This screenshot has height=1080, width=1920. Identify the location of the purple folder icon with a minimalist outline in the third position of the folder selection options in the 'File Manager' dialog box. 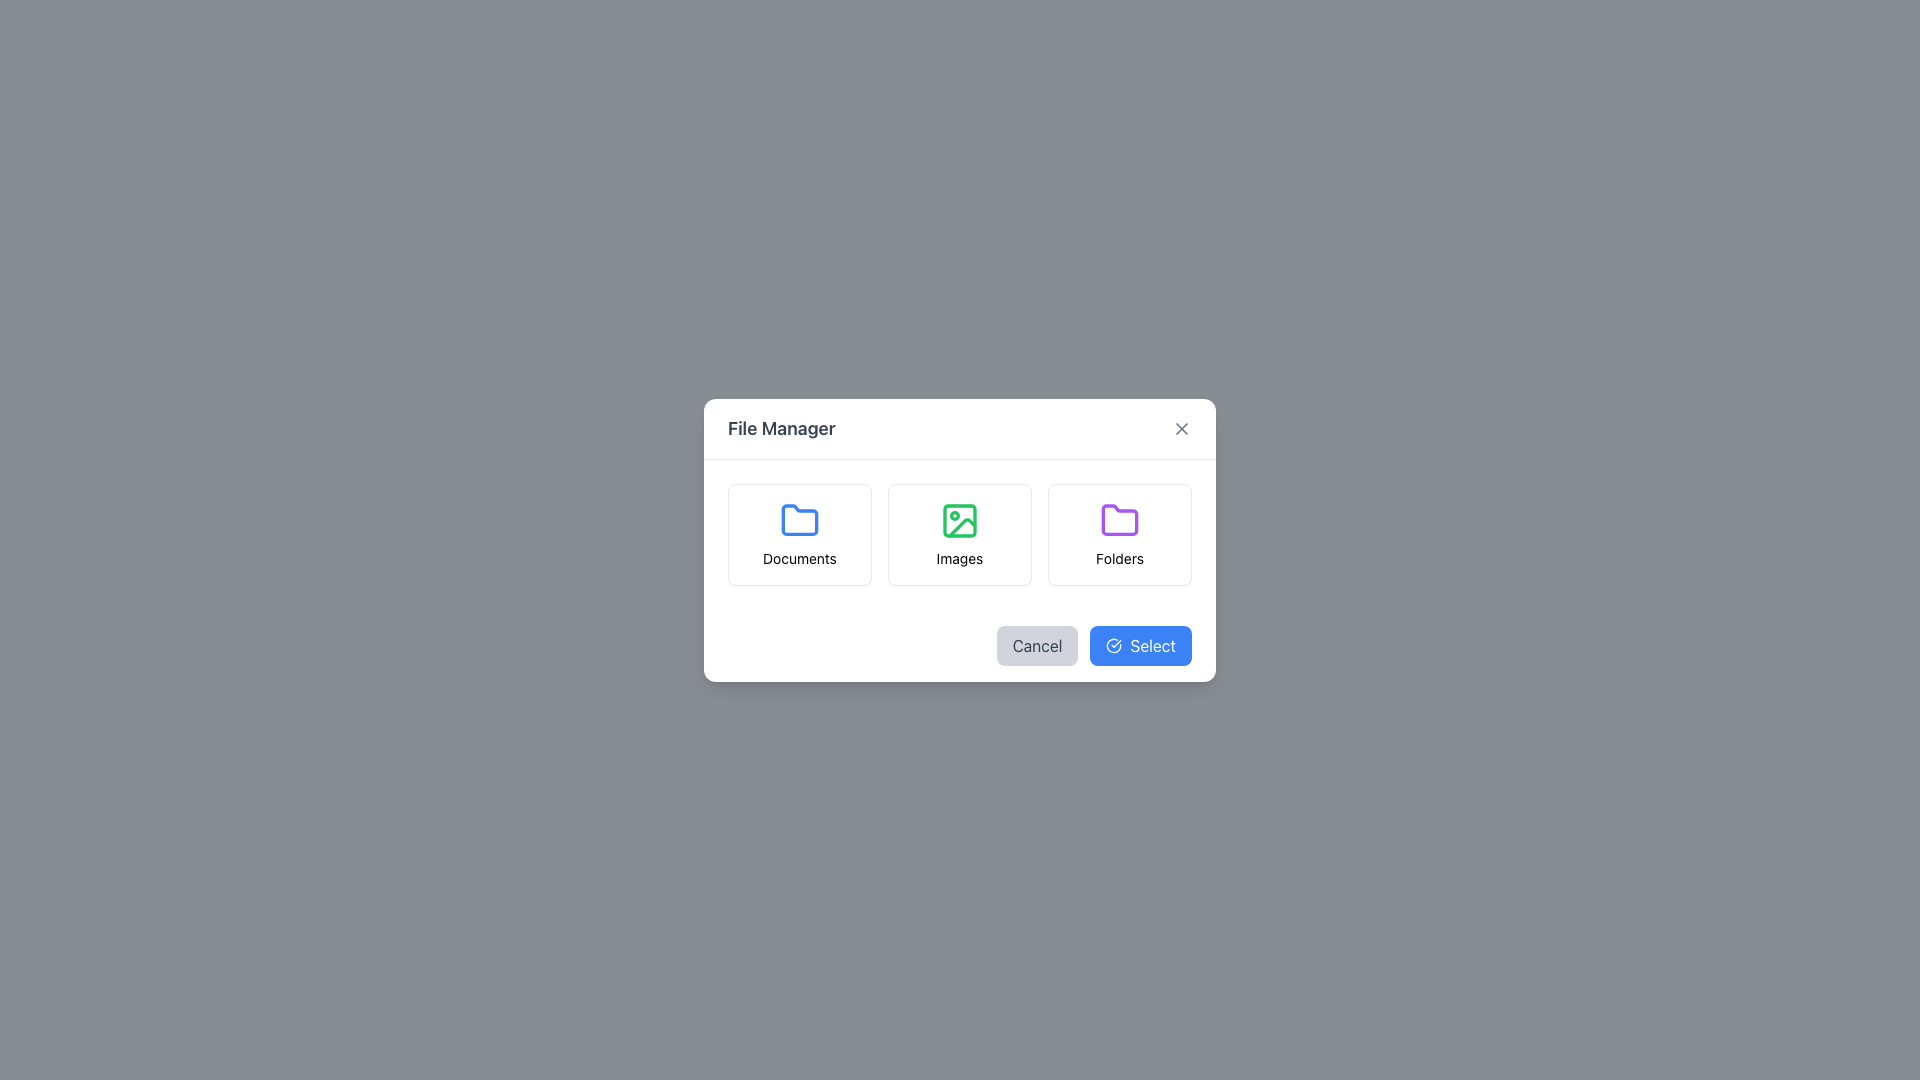
(1118, 519).